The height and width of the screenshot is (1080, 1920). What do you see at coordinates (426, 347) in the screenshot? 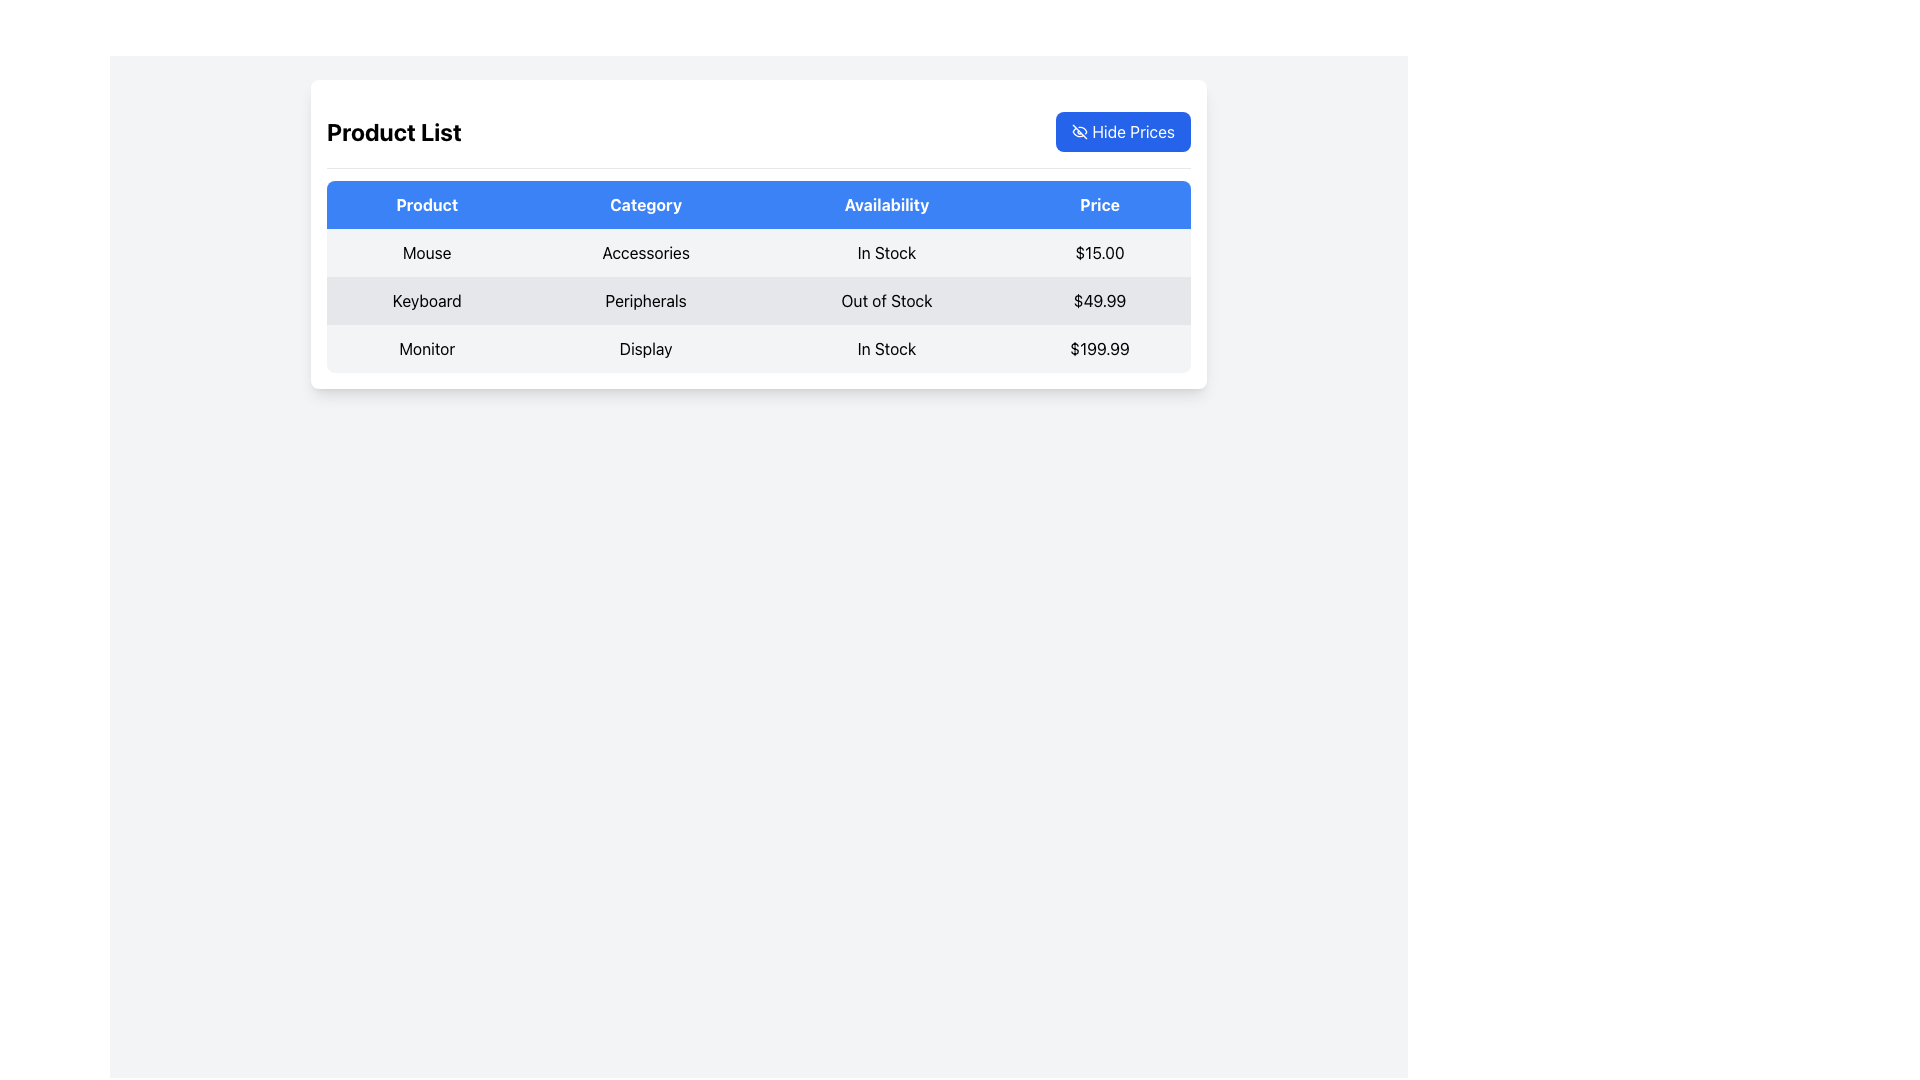
I see `the text label that identifies the product in the first cell of the leftmost column of the table, positioned beneath the row containing 'Keyboard' and 'Peripherals'` at bounding box center [426, 347].